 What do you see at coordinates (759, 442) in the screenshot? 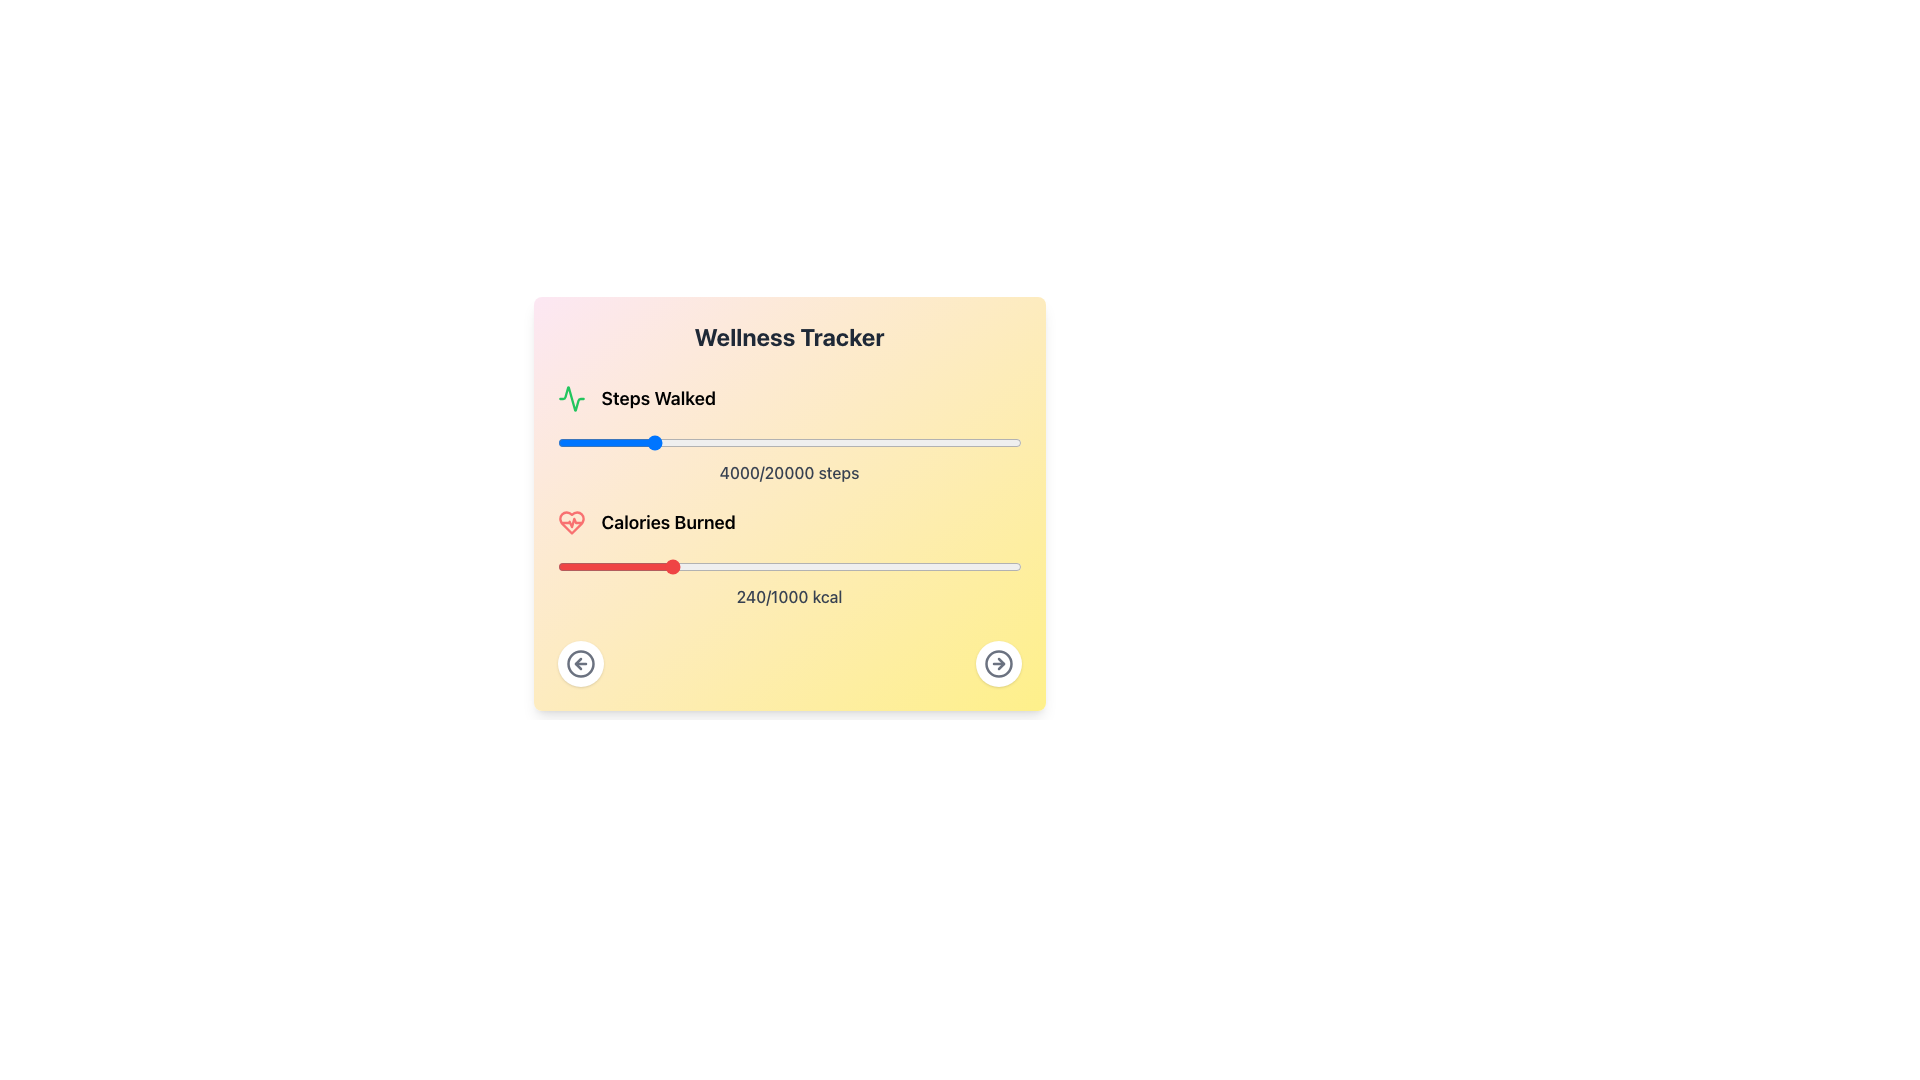
I see `the steps walked` at bounding box center [759, 442].